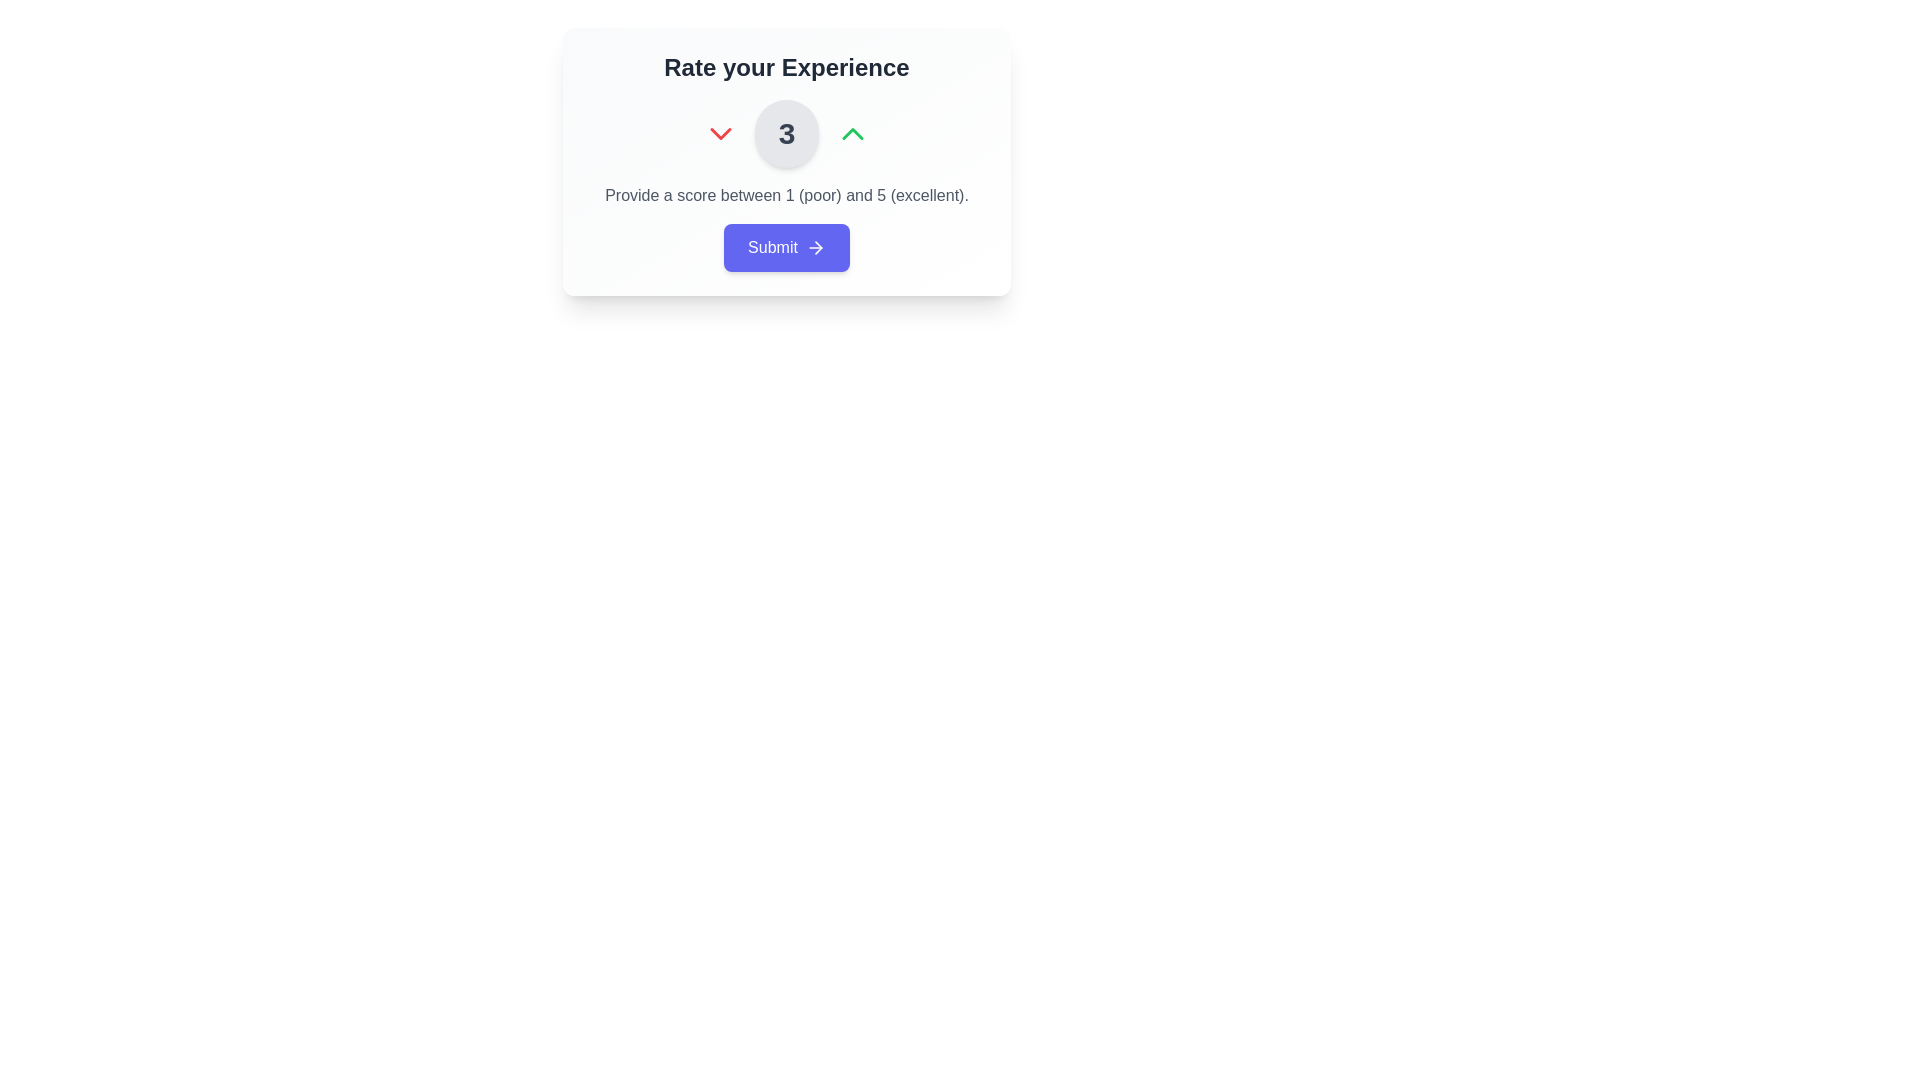 This screenshot has width=1920, height=1080. Describe the element at coordinates (786, 134) in the screenshot. I see `the Display Label that shows the user's current rating choice, located between two arrow-like icons in the rating panel` at that location.